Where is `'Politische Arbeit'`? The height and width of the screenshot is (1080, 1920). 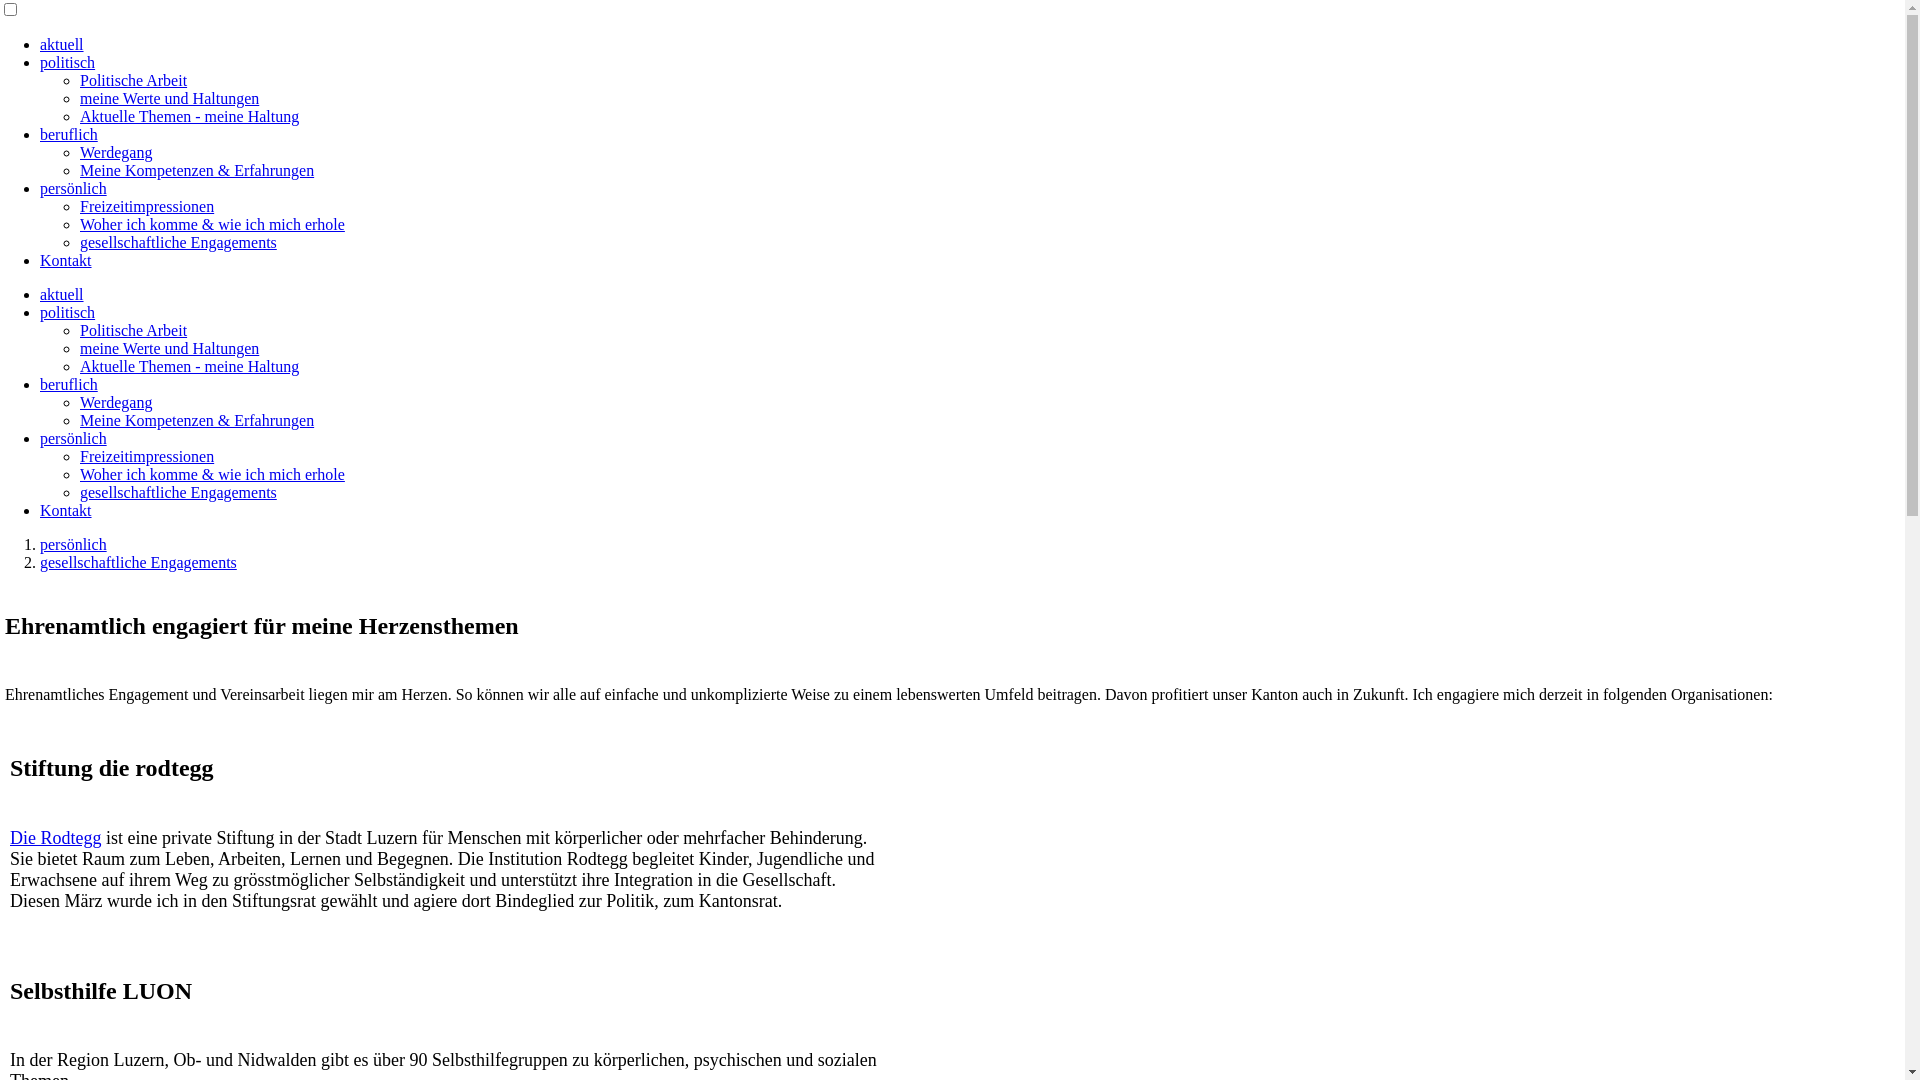 'Politische Arbeit' is located at coordinates (132, 329).